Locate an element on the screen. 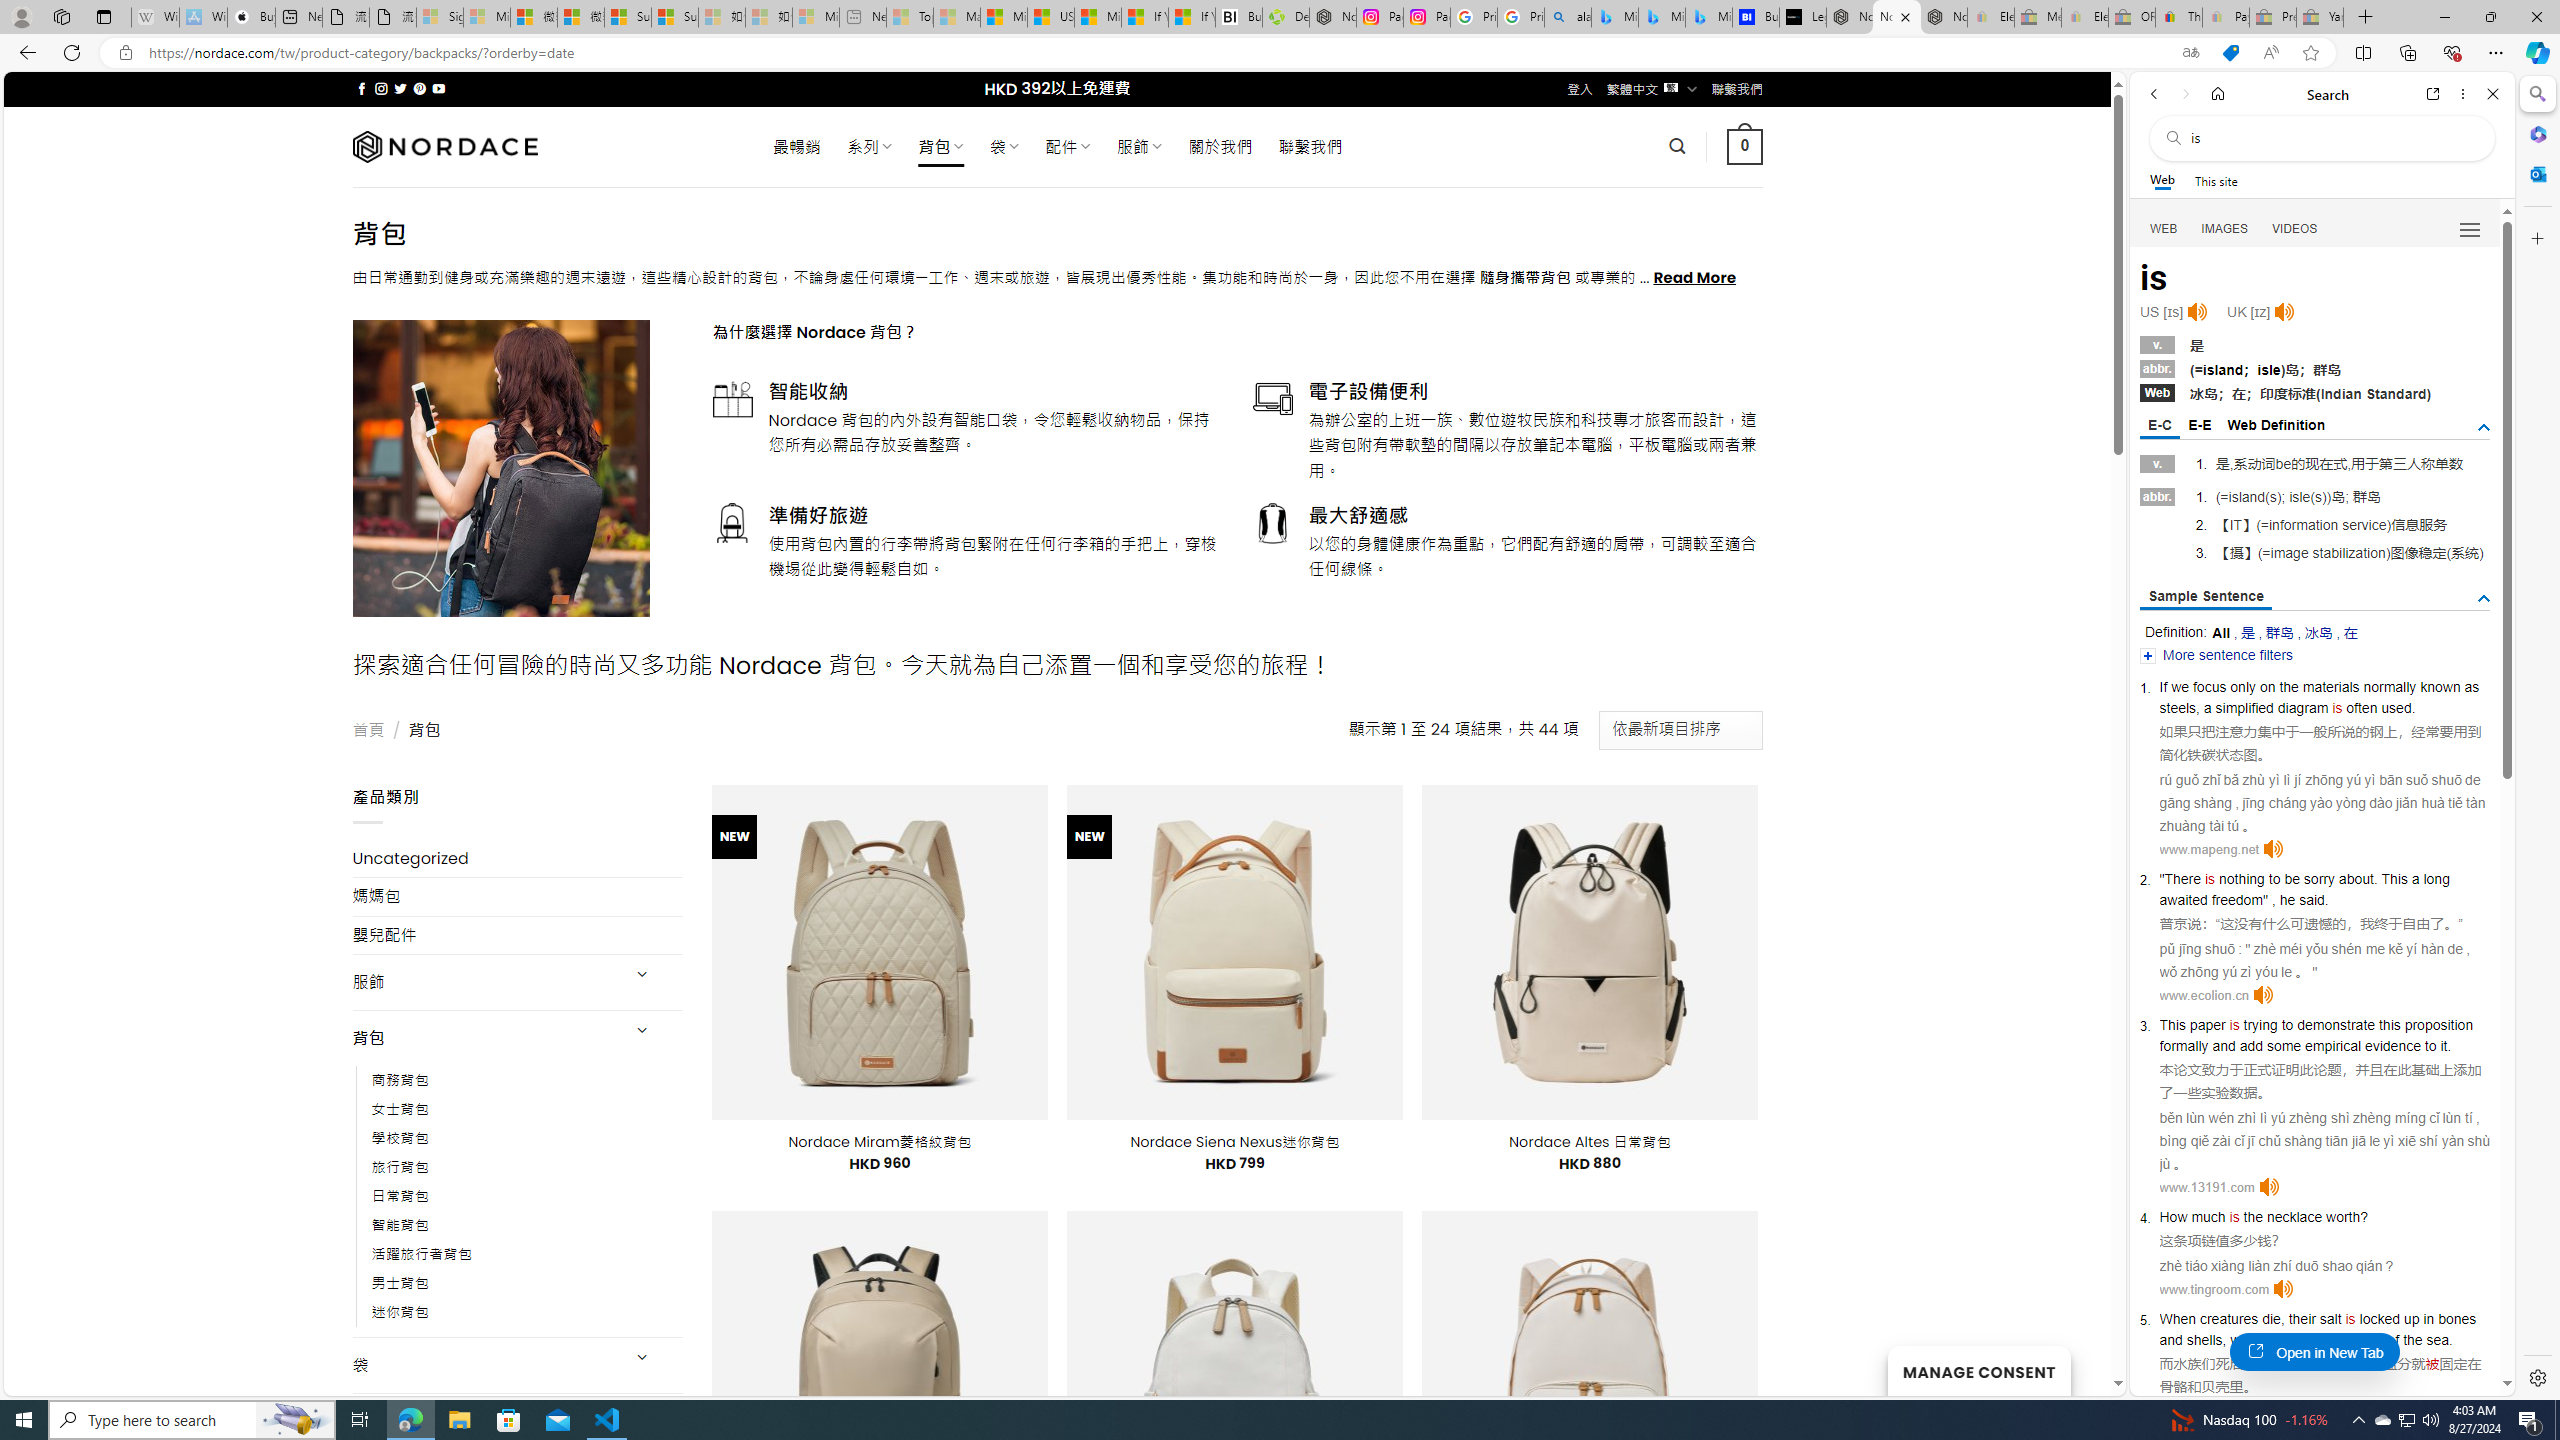  'used' is located at coordinates (2396, 706).